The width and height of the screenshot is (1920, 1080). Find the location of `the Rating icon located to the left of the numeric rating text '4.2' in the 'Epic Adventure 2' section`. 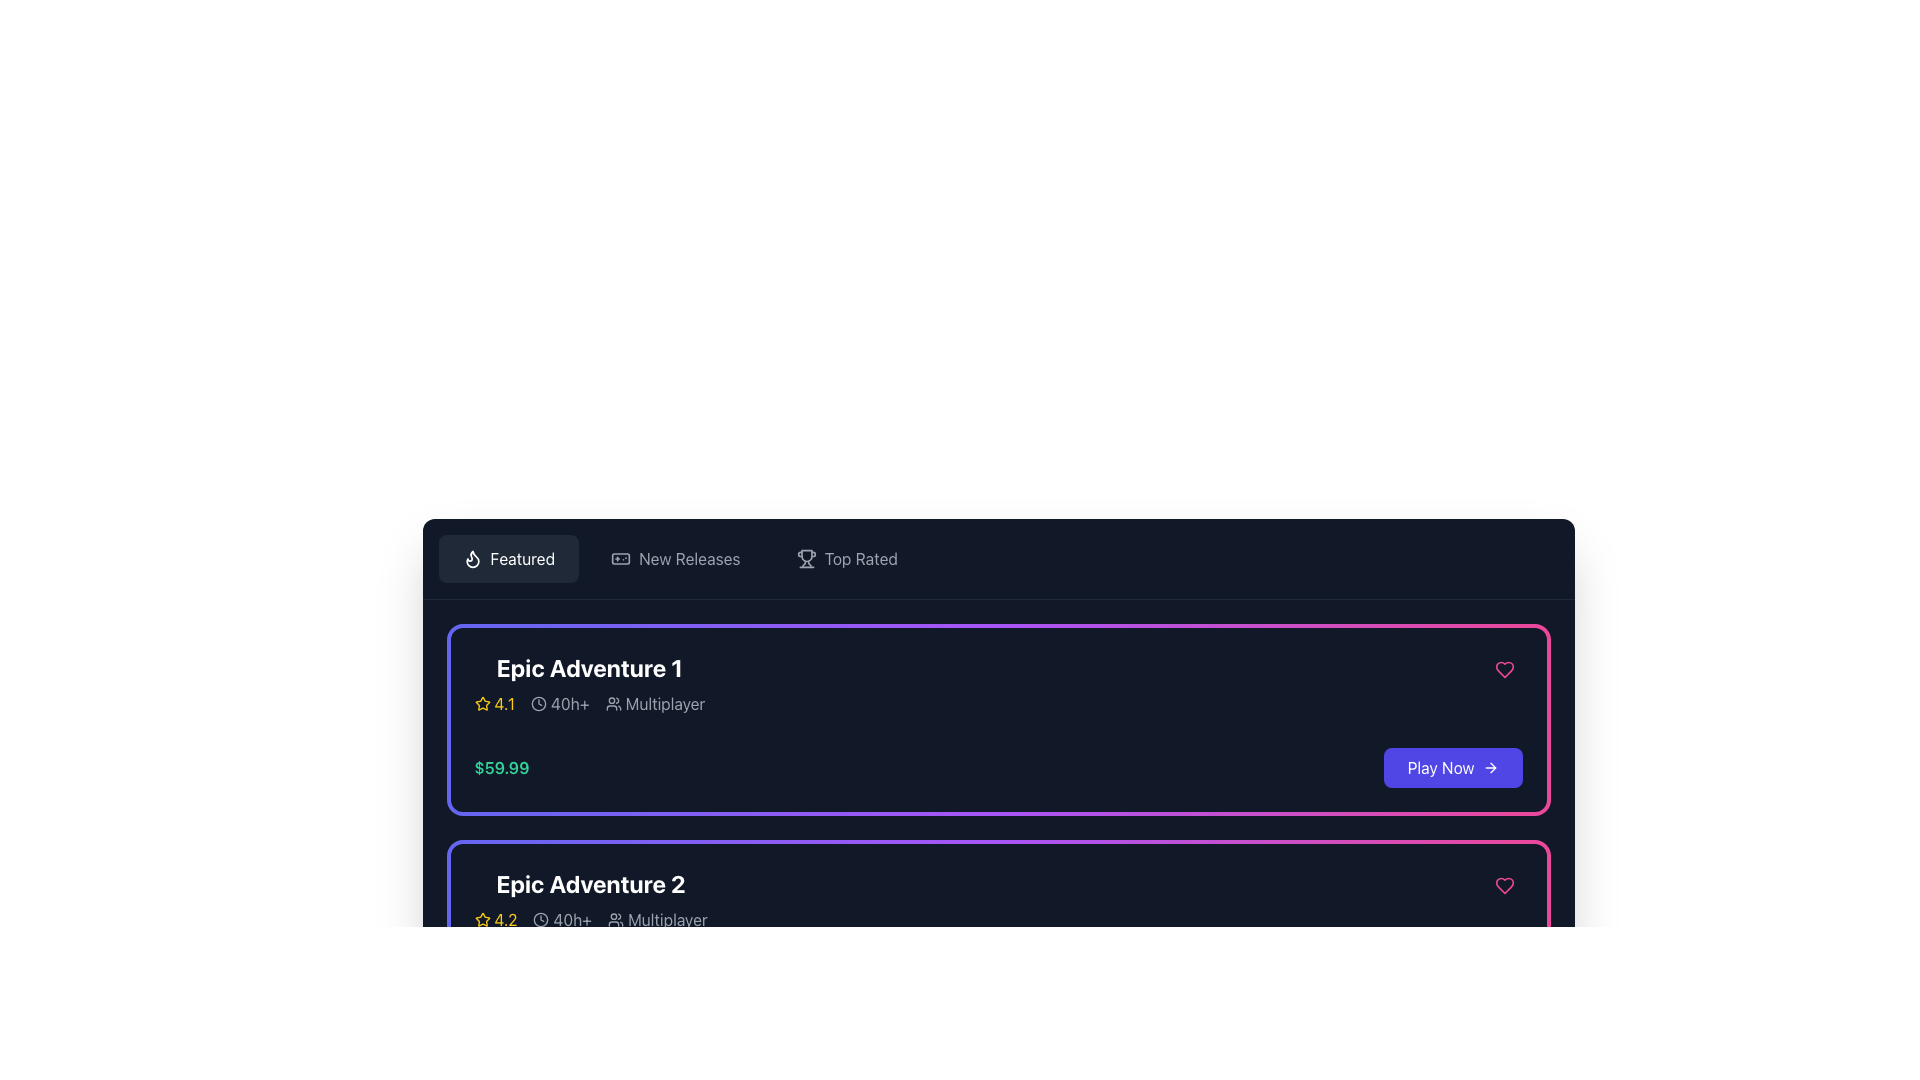

the Rating icon located to the left of the numeric rating text '4.2' in the 'Epic Adventure 2' section is located at coordinates (482, 920).